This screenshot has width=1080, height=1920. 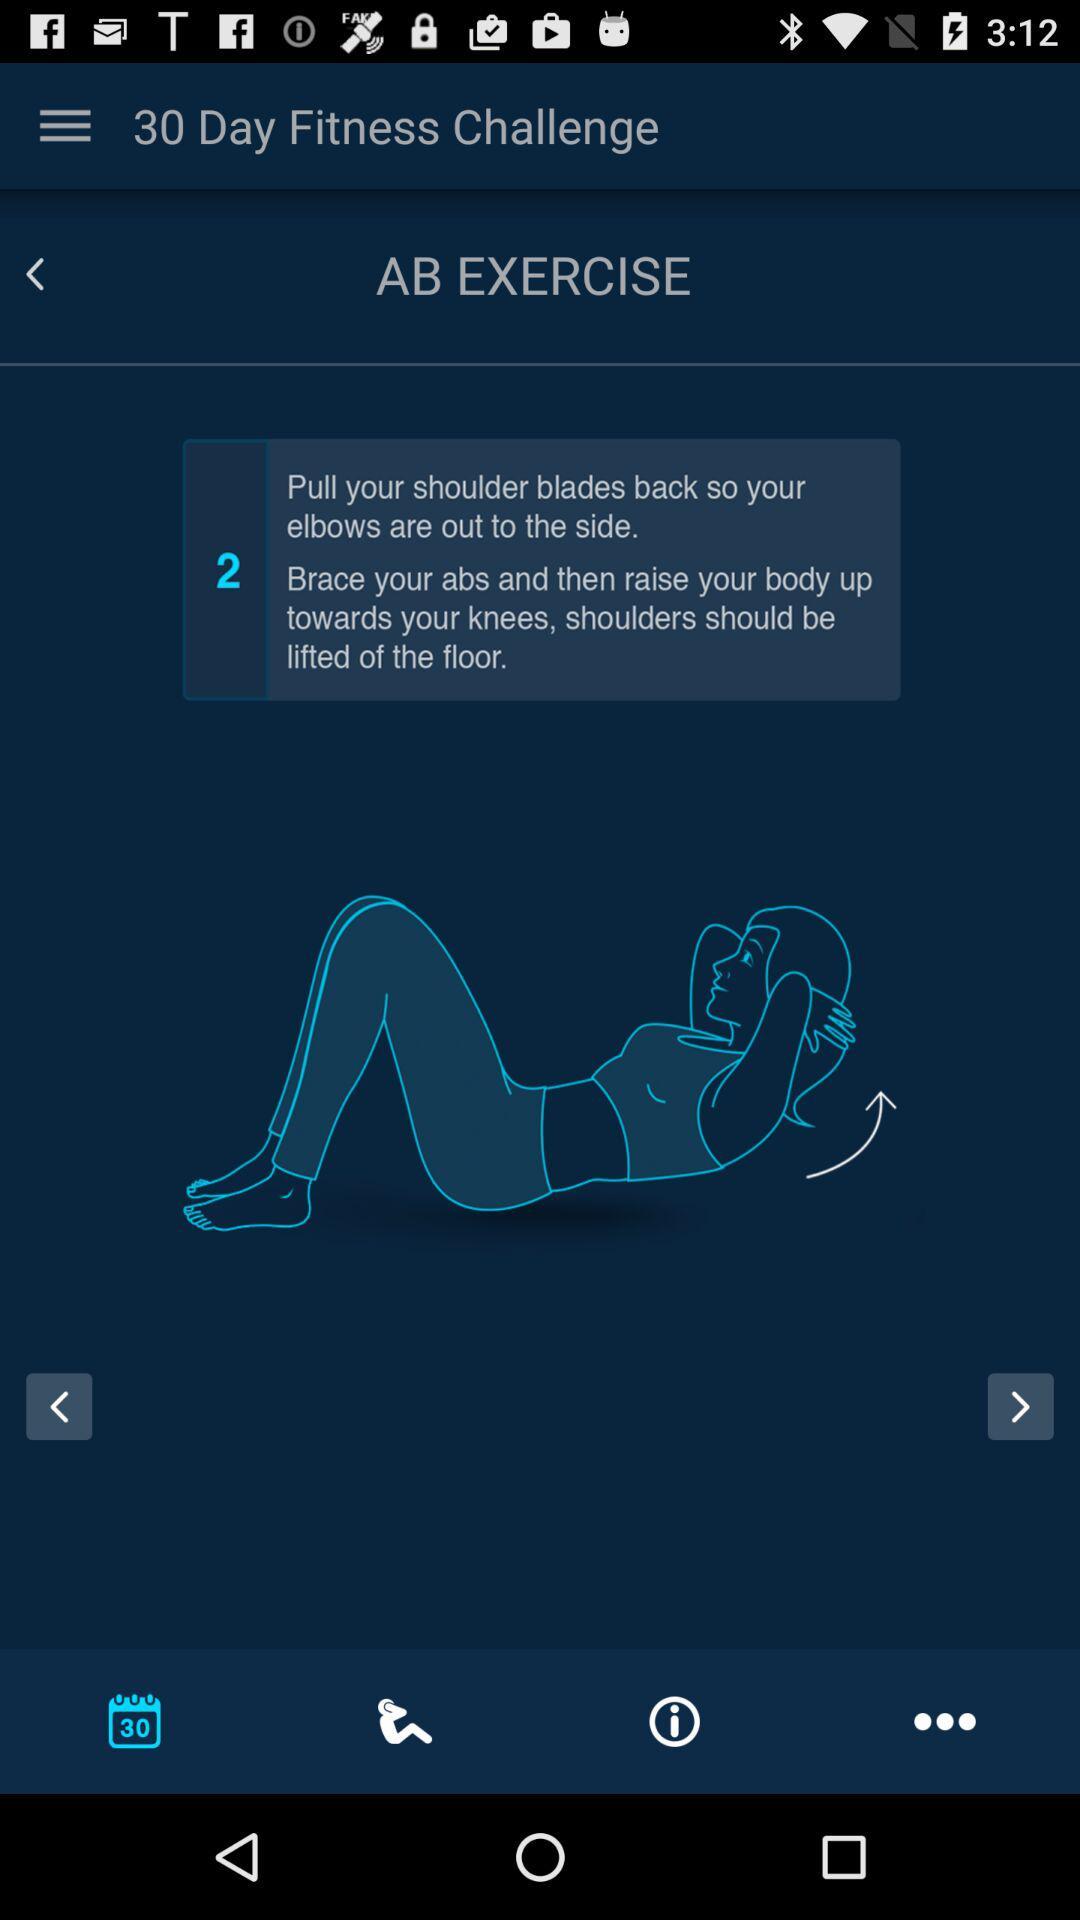 What do you see at coordinates (1020, 1405) in the screenshot?
I see `next` at bounding box center [1020, 1405].